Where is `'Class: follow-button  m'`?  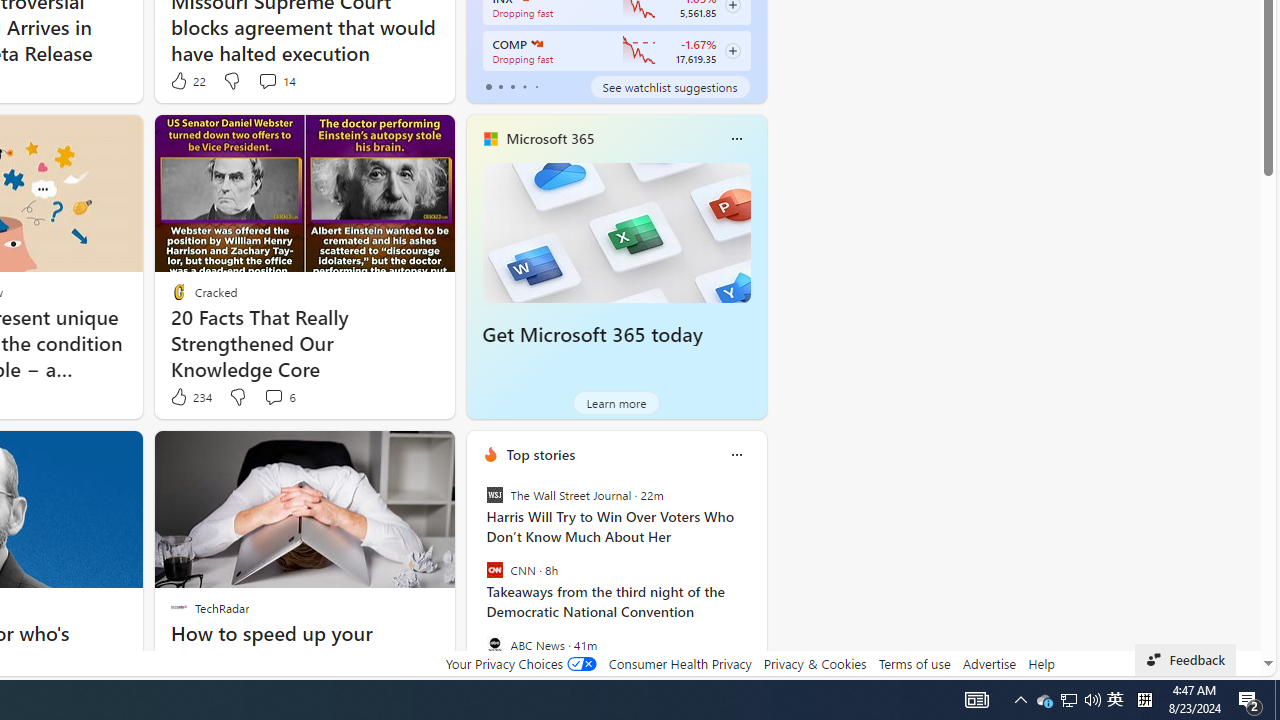 'Class: follow-button  m' is located at coordinates (731, 50).